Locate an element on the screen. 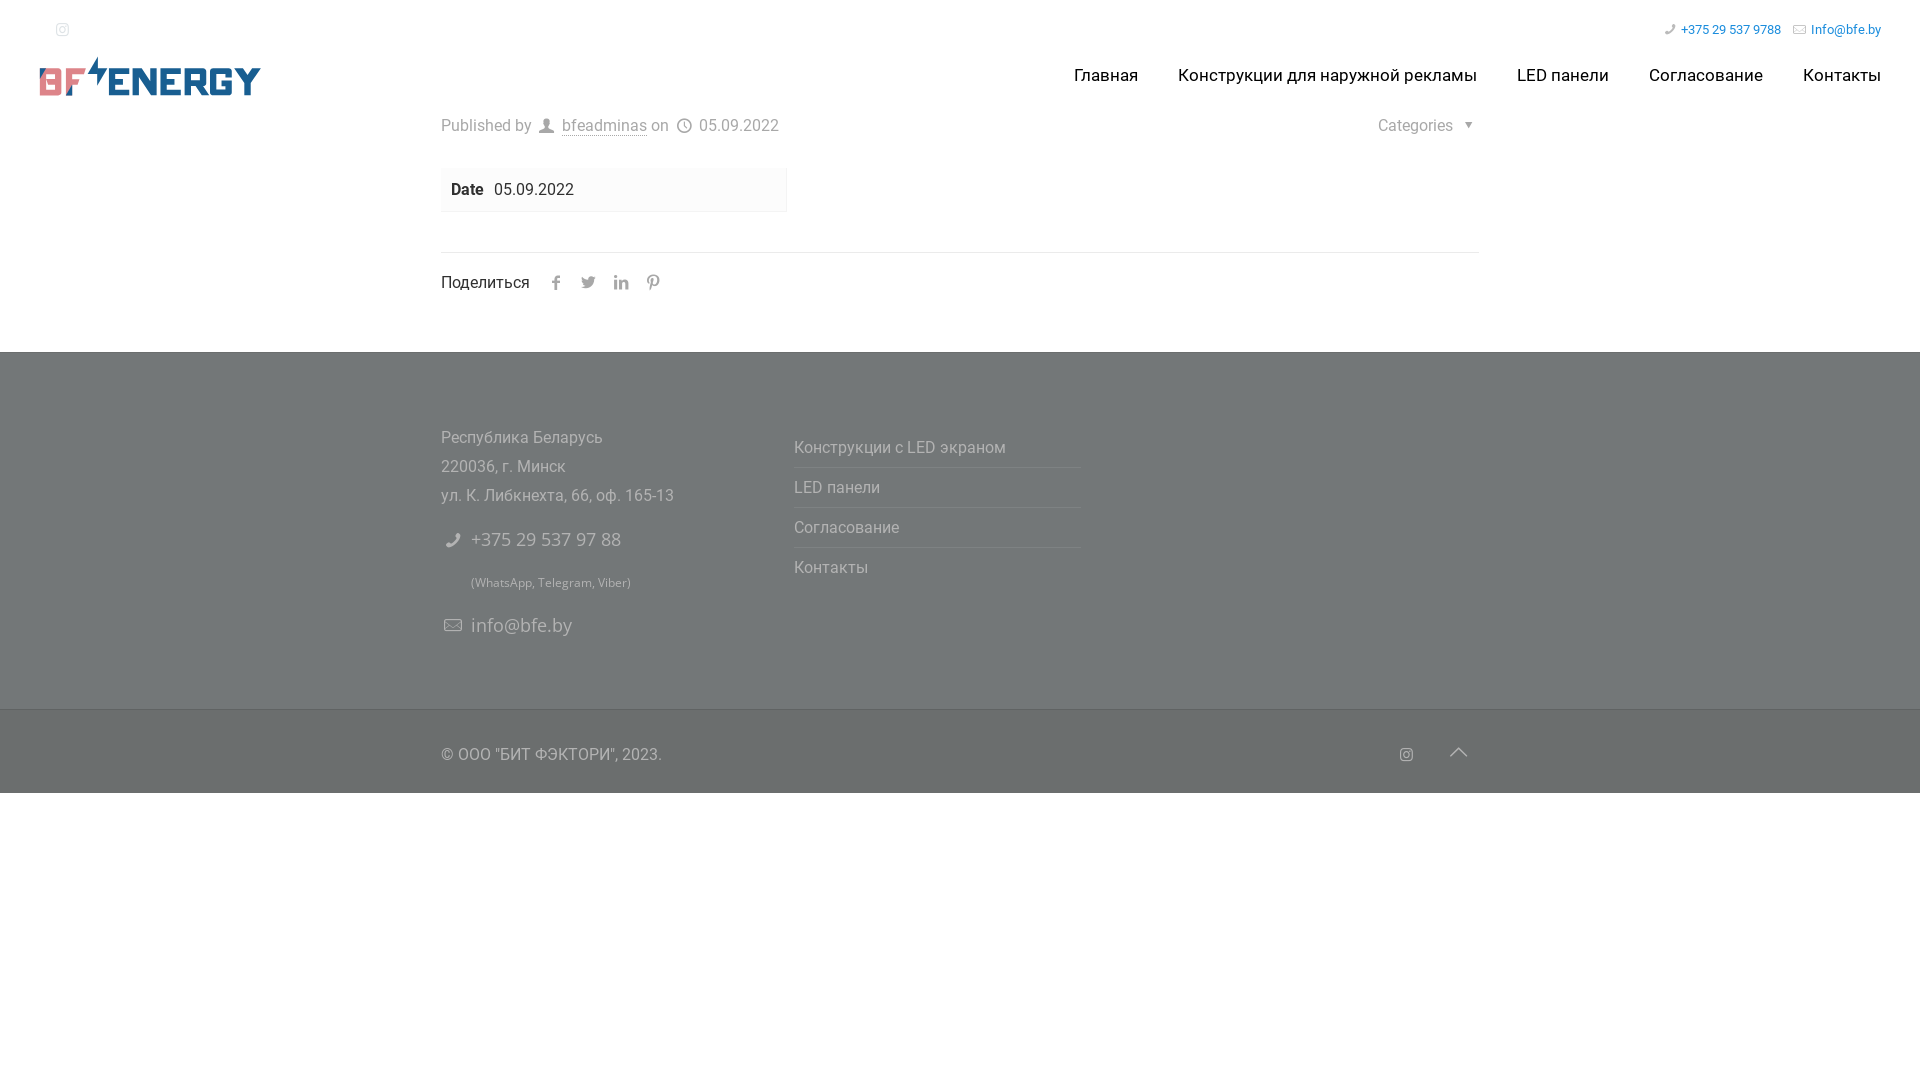  'BFE.by' is located at coordinates (38, 73).